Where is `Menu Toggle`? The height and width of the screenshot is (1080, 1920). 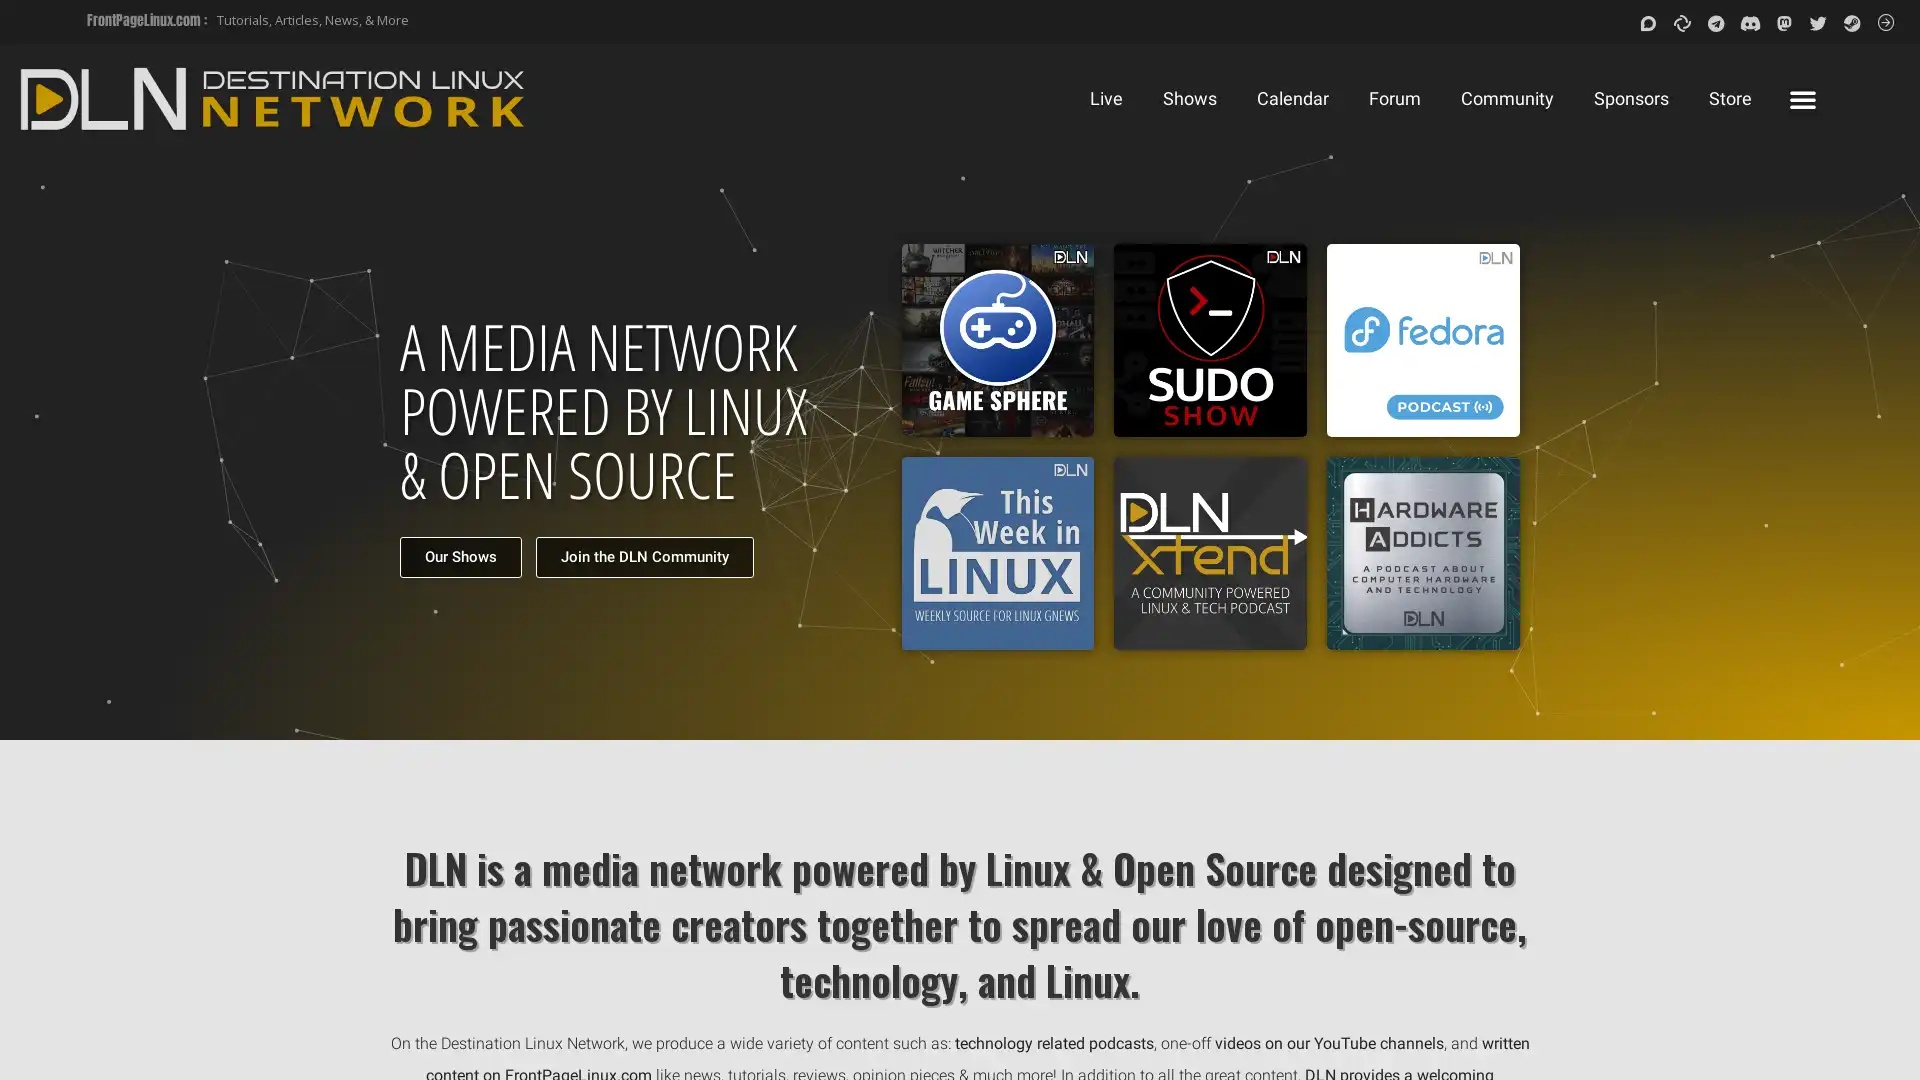 Menu Toggle is located at coordinates (1801, 99).